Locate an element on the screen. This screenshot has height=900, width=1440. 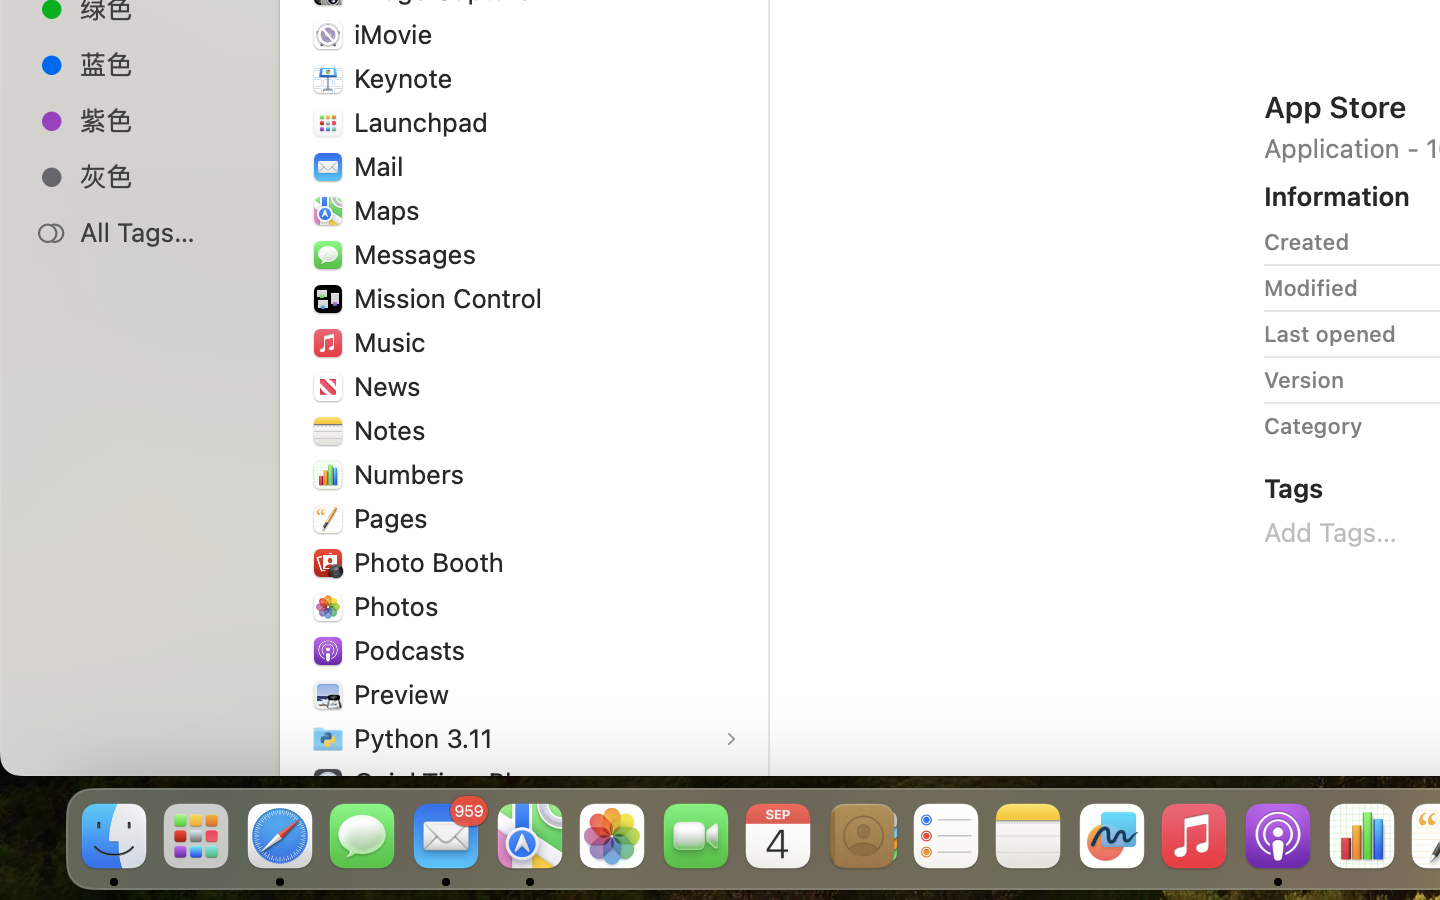
'Mission Control' is located at coordinates (453, 296).